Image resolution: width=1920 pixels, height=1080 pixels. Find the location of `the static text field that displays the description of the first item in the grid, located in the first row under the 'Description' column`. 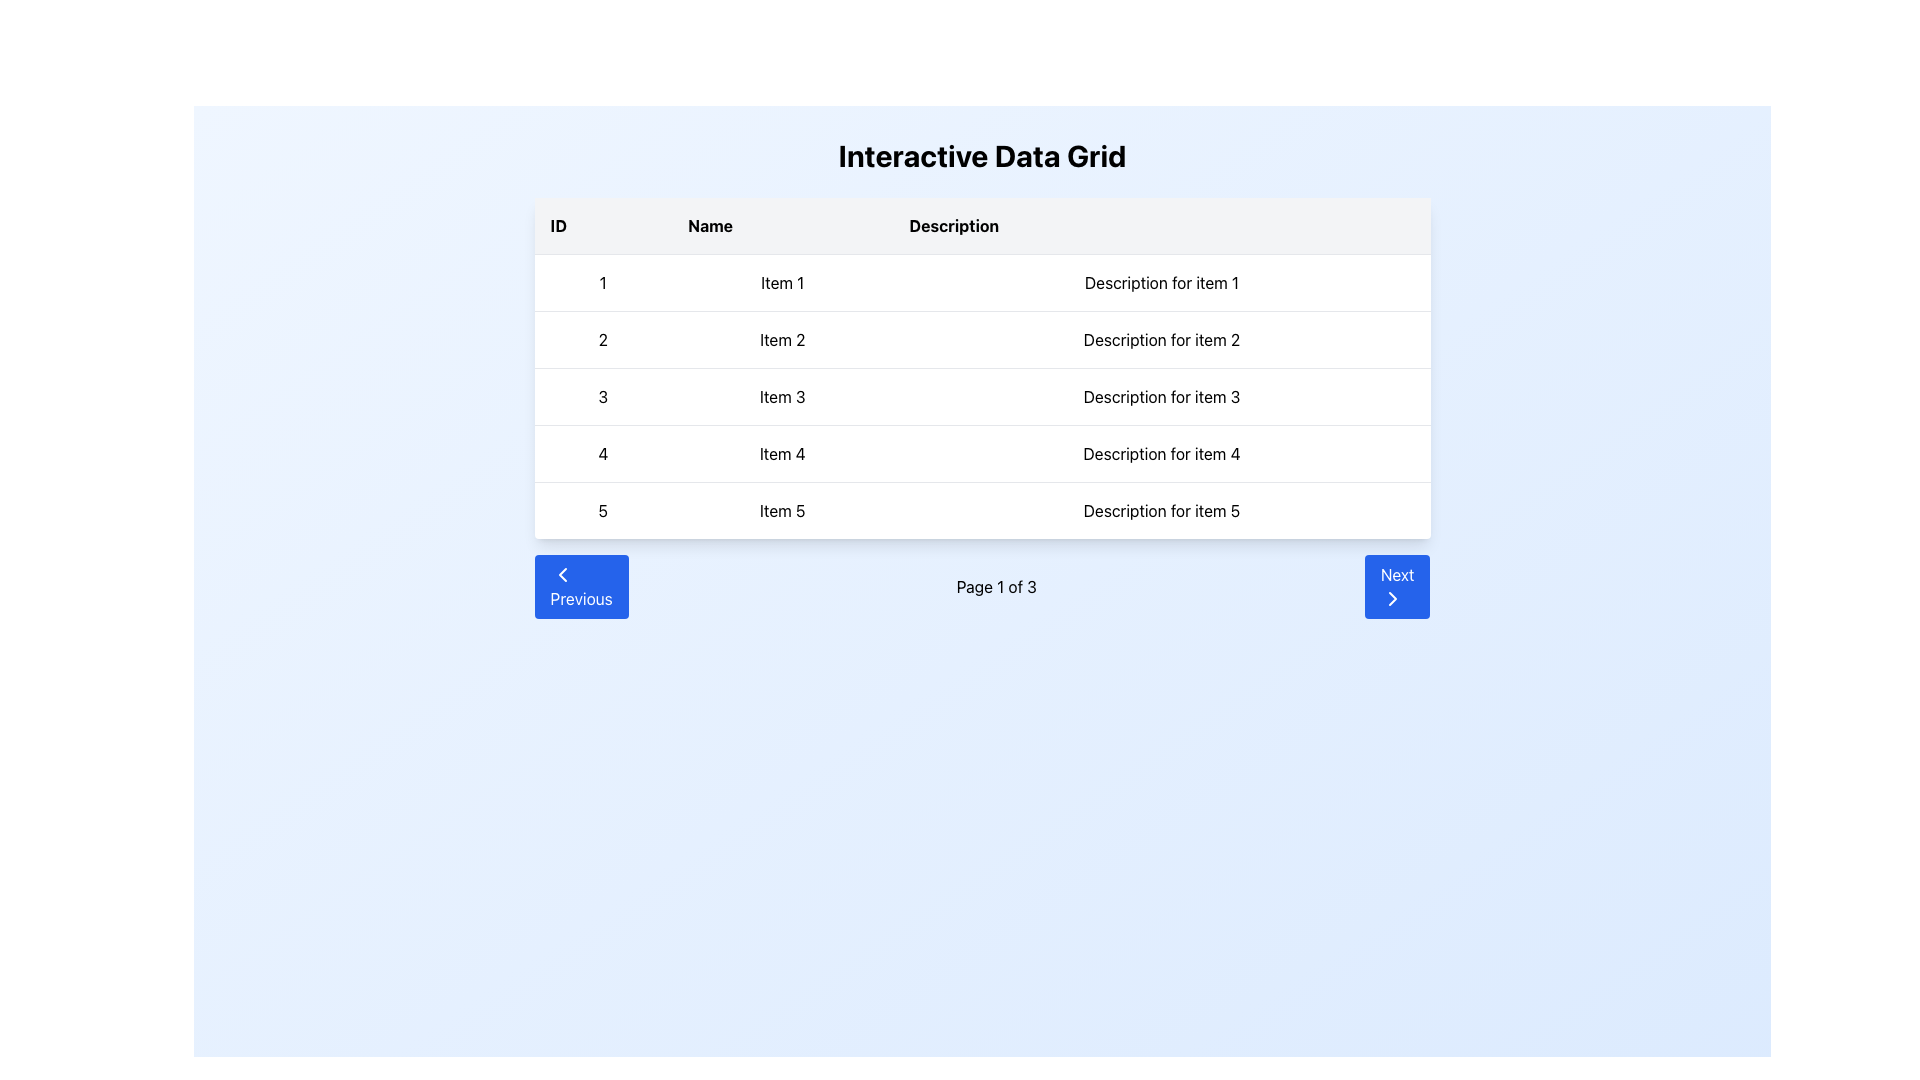

the static text field that displays the description of the first item in the grid, located in the first row under the 'Description' column is located at coordinates (1161, 282).